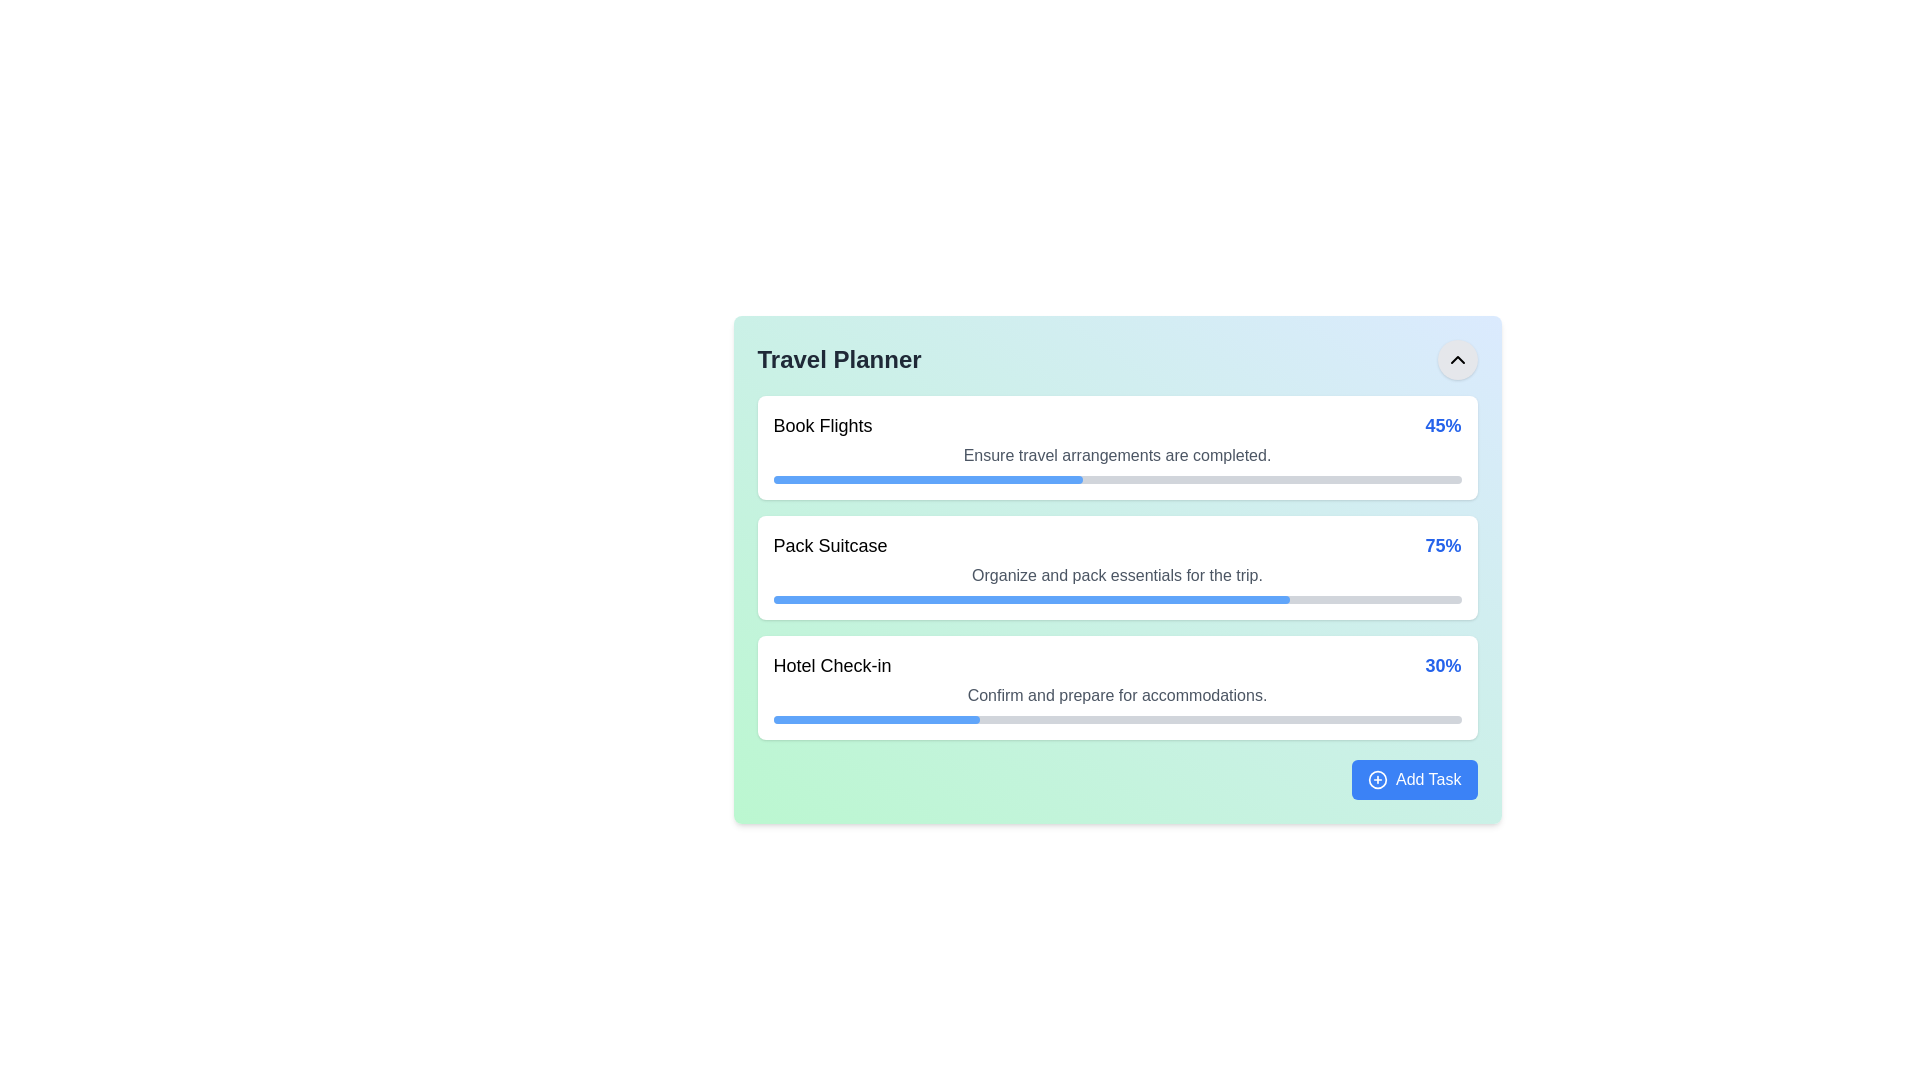 The height and width of the screenshot is (1080, 1920). What do you see at coordinates (1376, 778) in the screenshot?
I see `the add task icon located to the left of the 'Add Task' button in the bottom-right corner of the interface` at bounding box center [1376, 778].